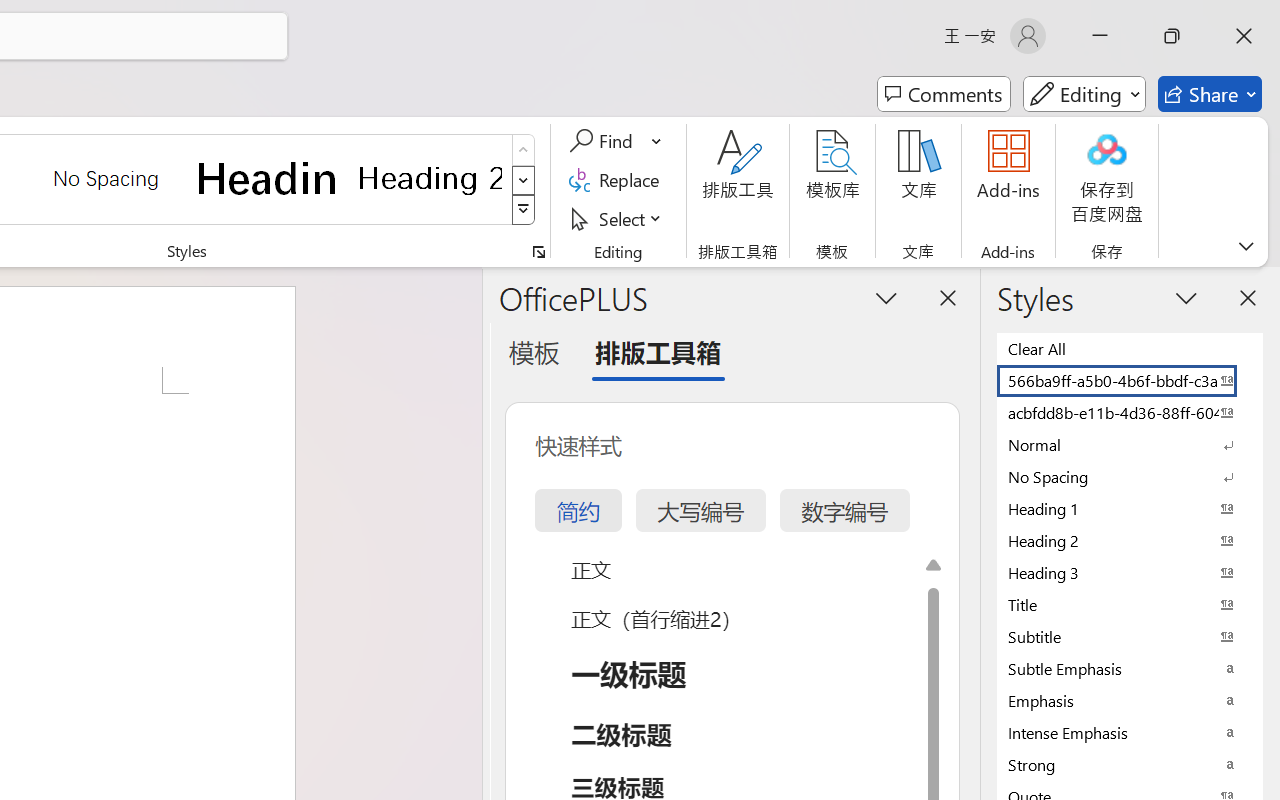 The image size is (1280, 800). I want to click on 'Title', so click(1130, 604).